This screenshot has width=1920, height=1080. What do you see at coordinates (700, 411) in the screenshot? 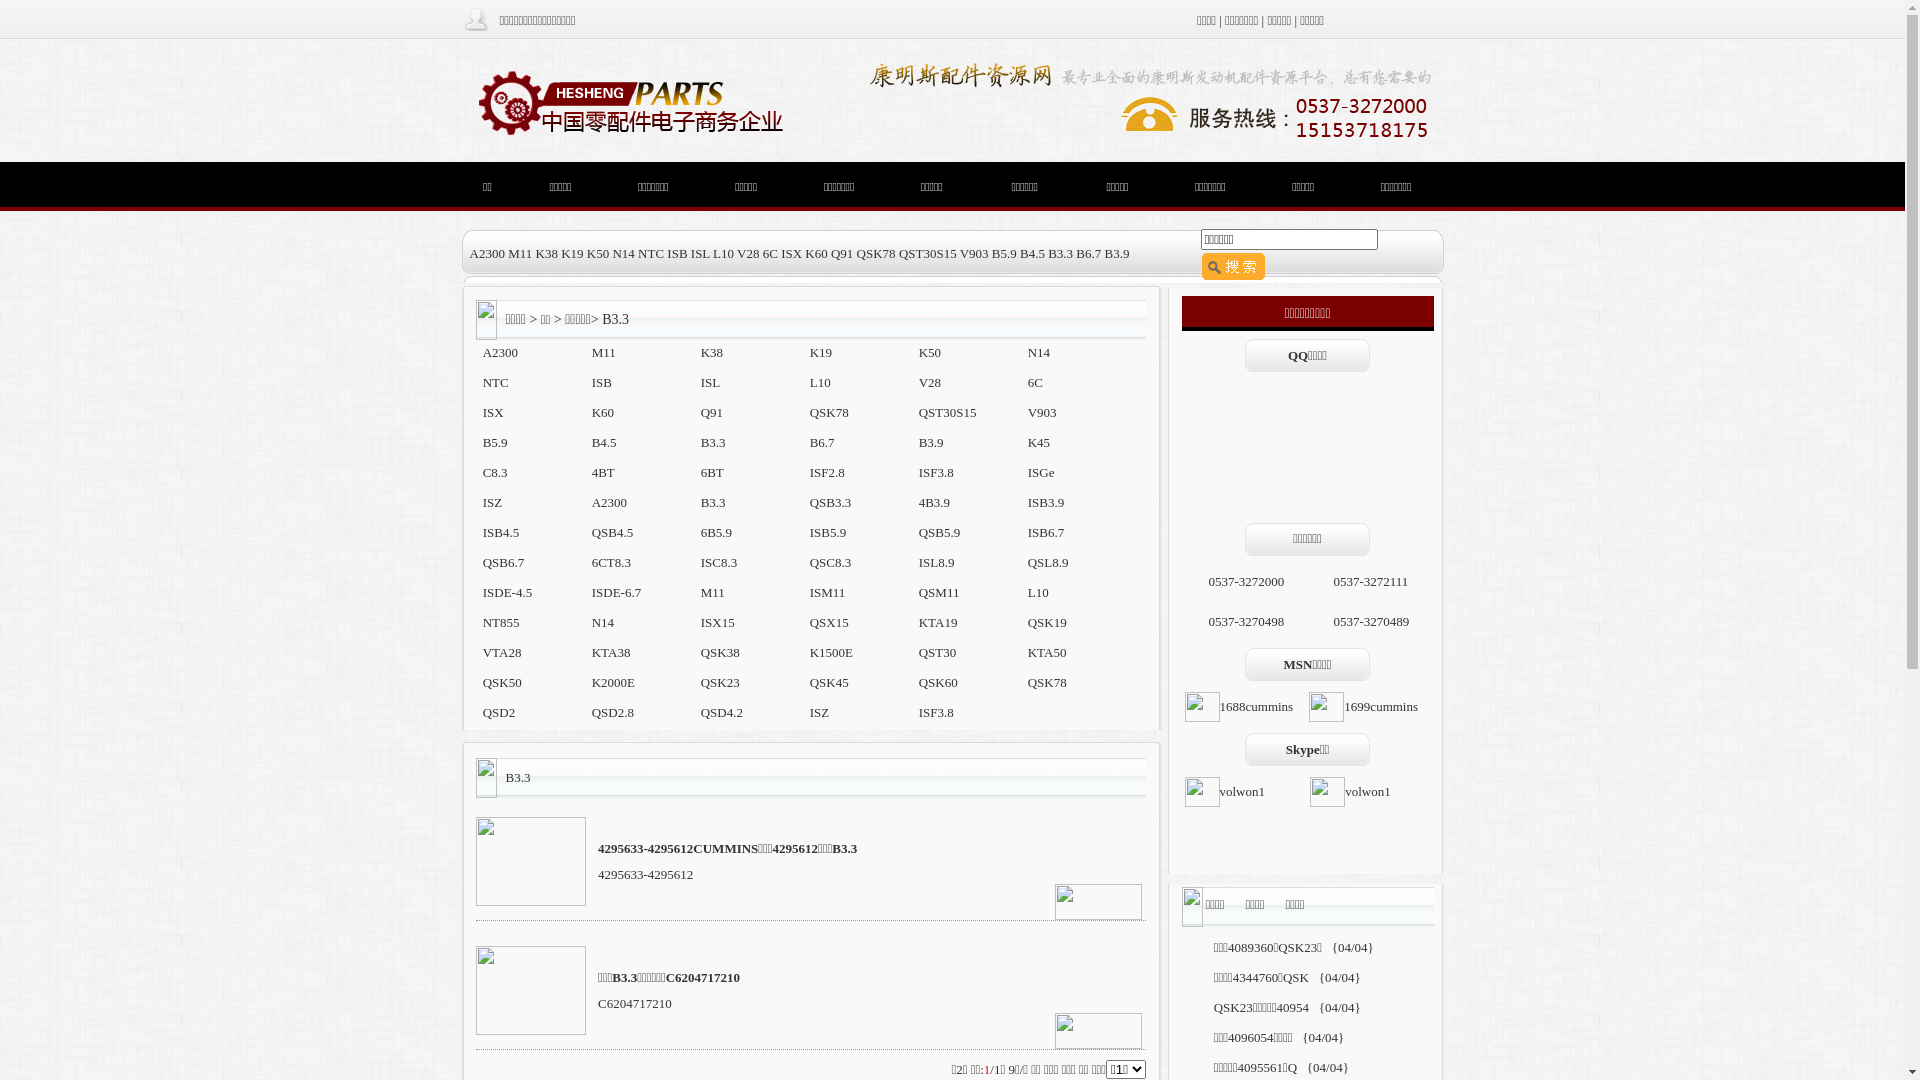
I see `'Q91'` at bounding box center [700, 411].